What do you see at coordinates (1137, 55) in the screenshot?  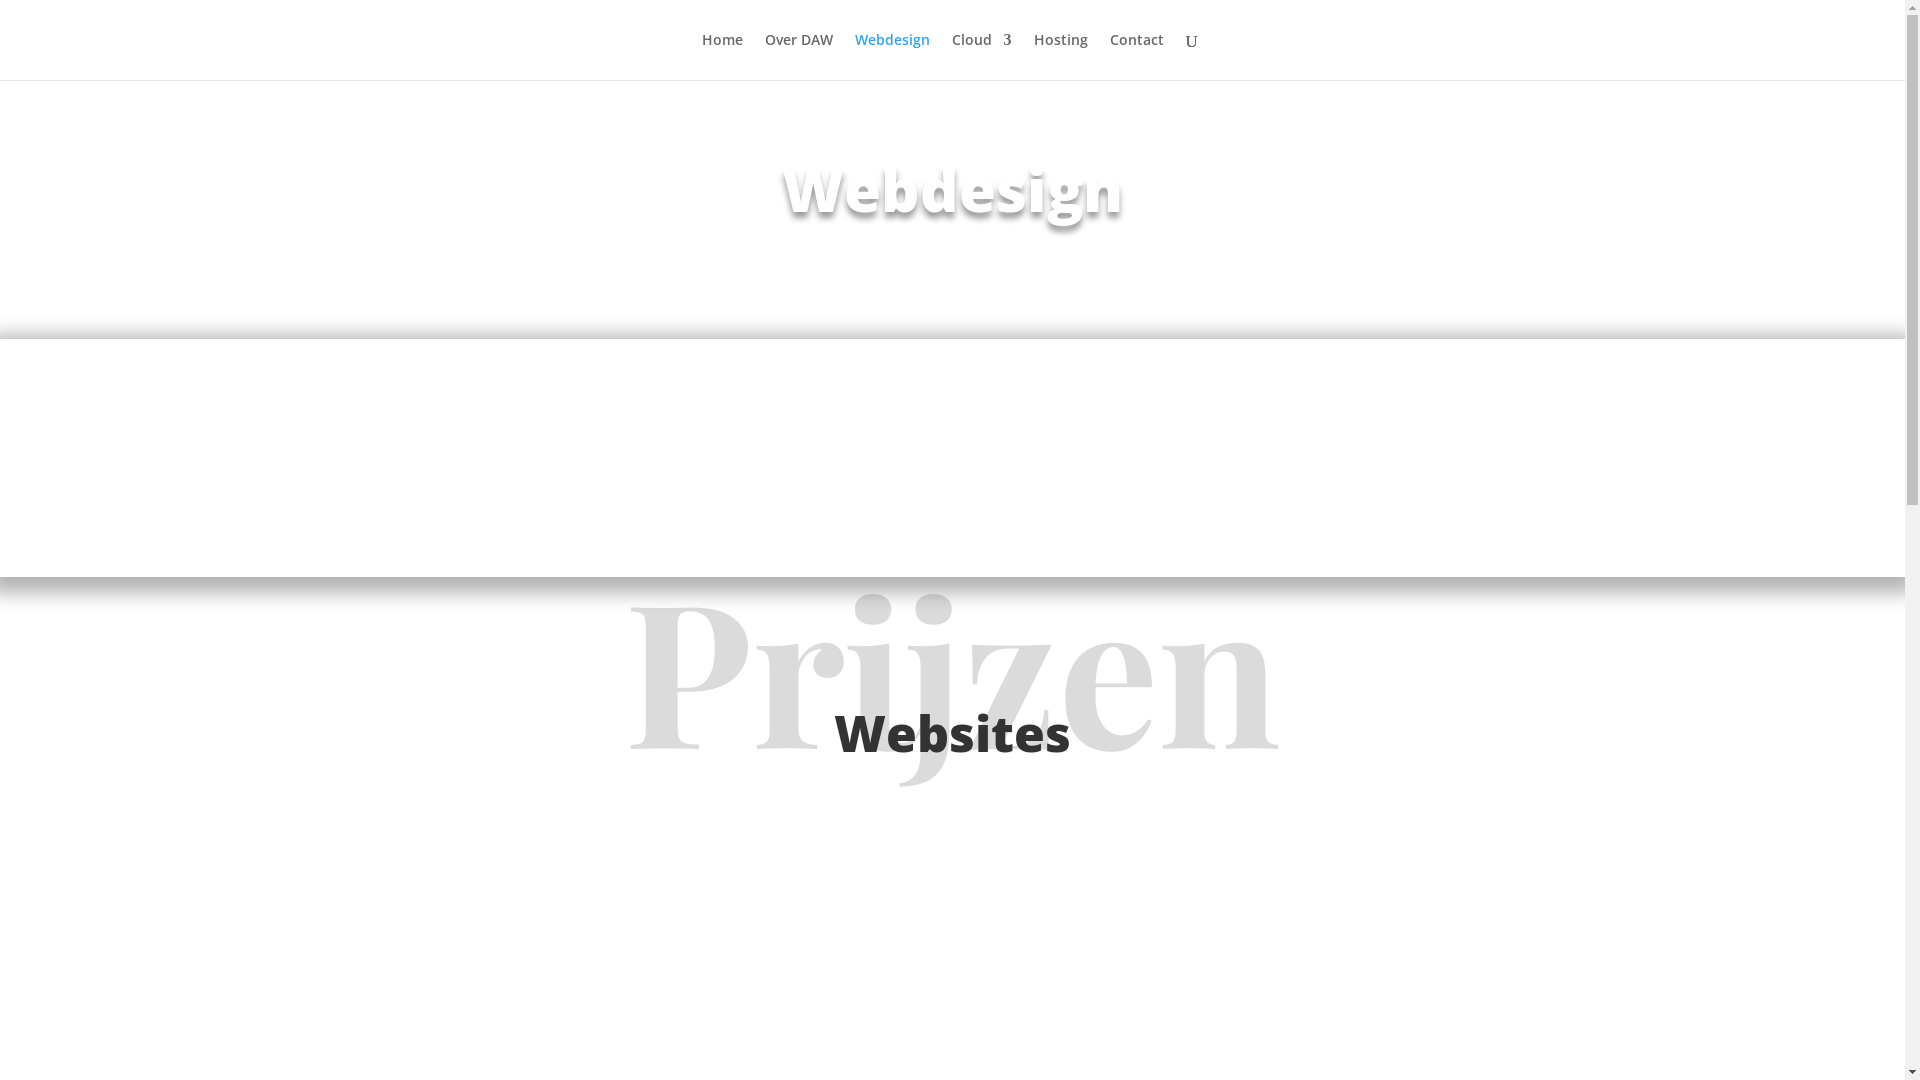 I see `'Contact'` at bounding box center [1137, 55].